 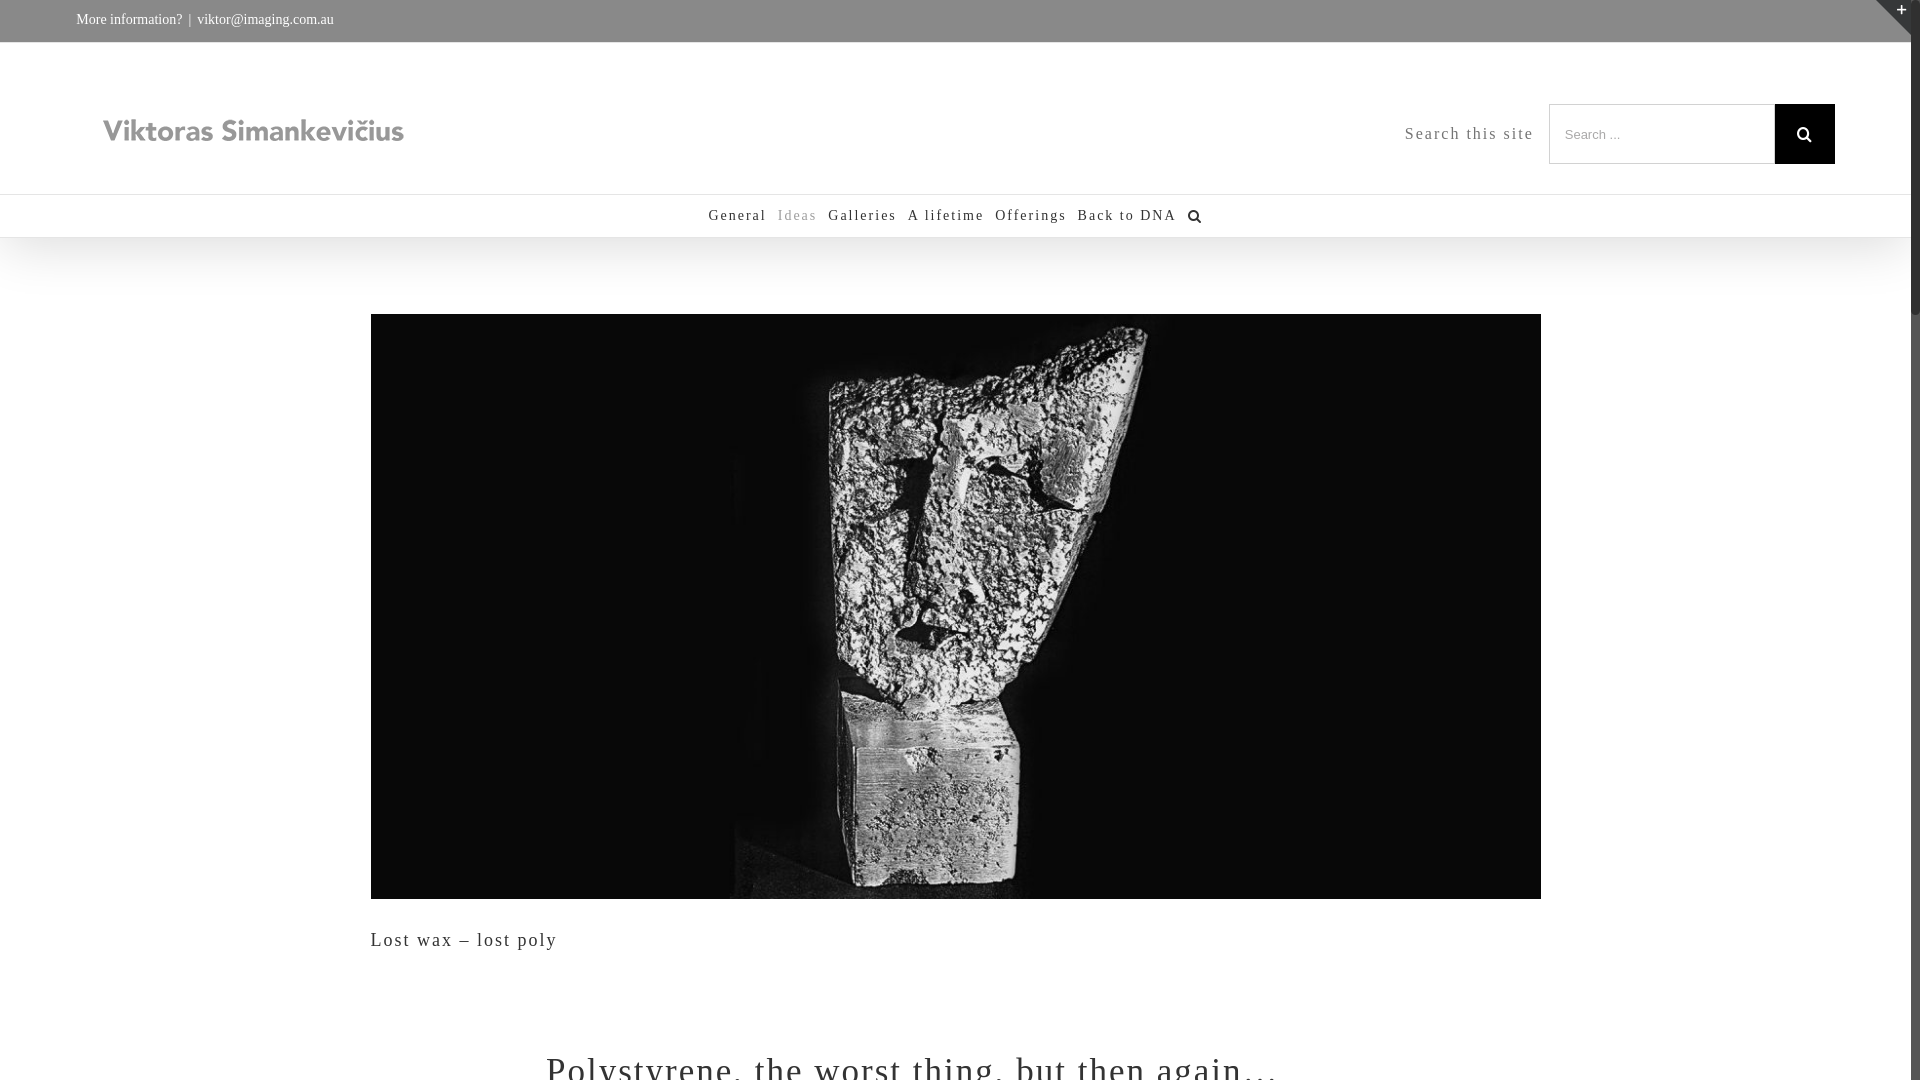 I want to click on 'viktor@imaging.com.au', so click(x=264, y=19).